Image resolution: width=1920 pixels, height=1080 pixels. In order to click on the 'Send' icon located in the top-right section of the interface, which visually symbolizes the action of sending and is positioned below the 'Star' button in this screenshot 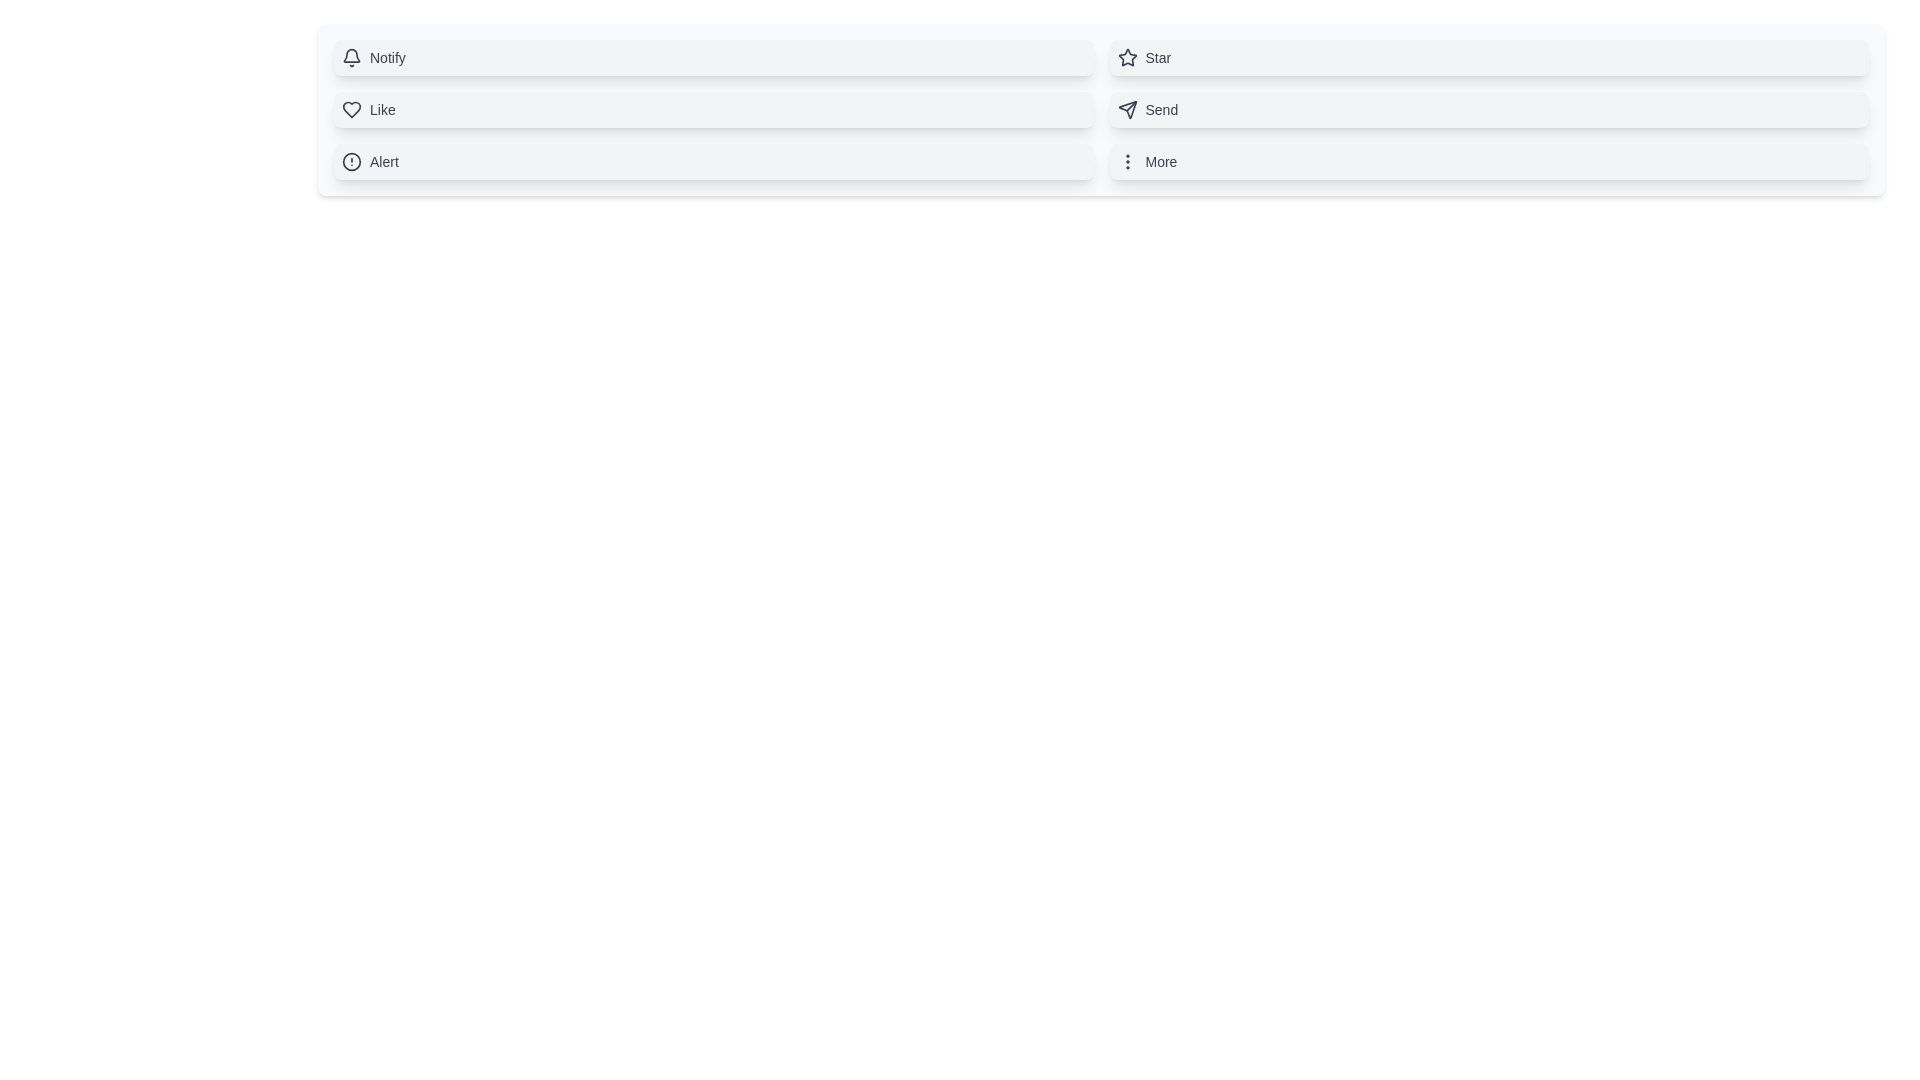, I will do `click(1127, 110)`.